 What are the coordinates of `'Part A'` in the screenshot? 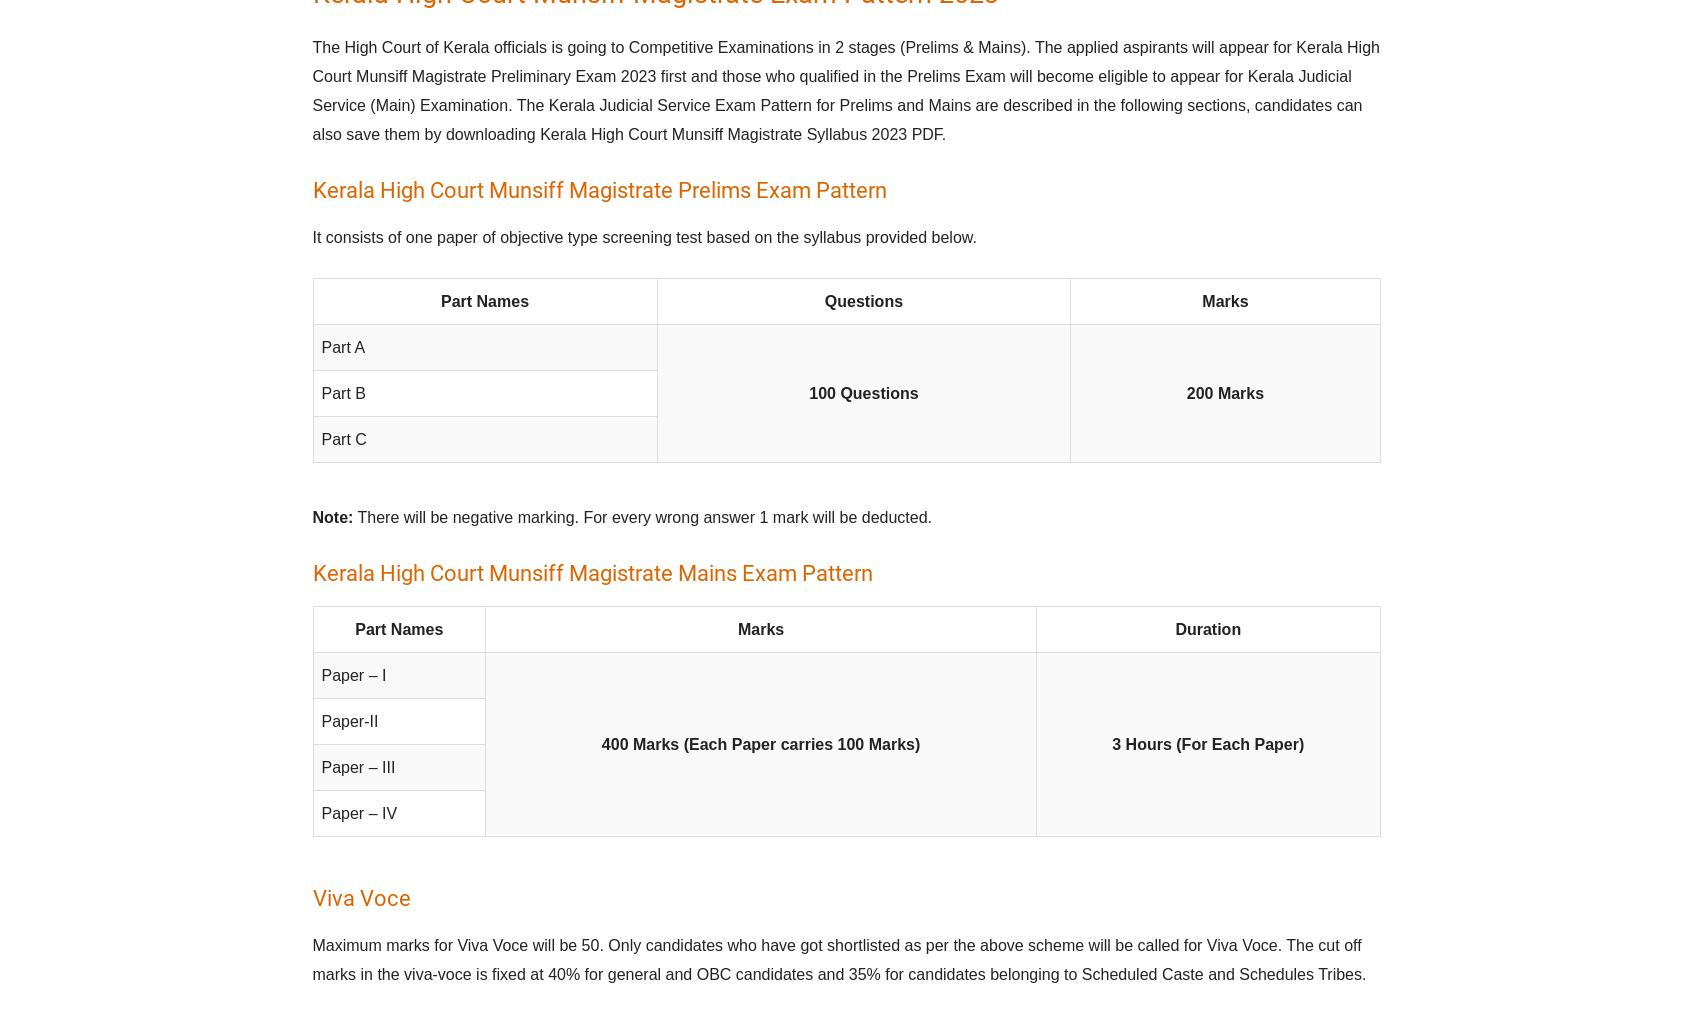 It's located at (319, 347).